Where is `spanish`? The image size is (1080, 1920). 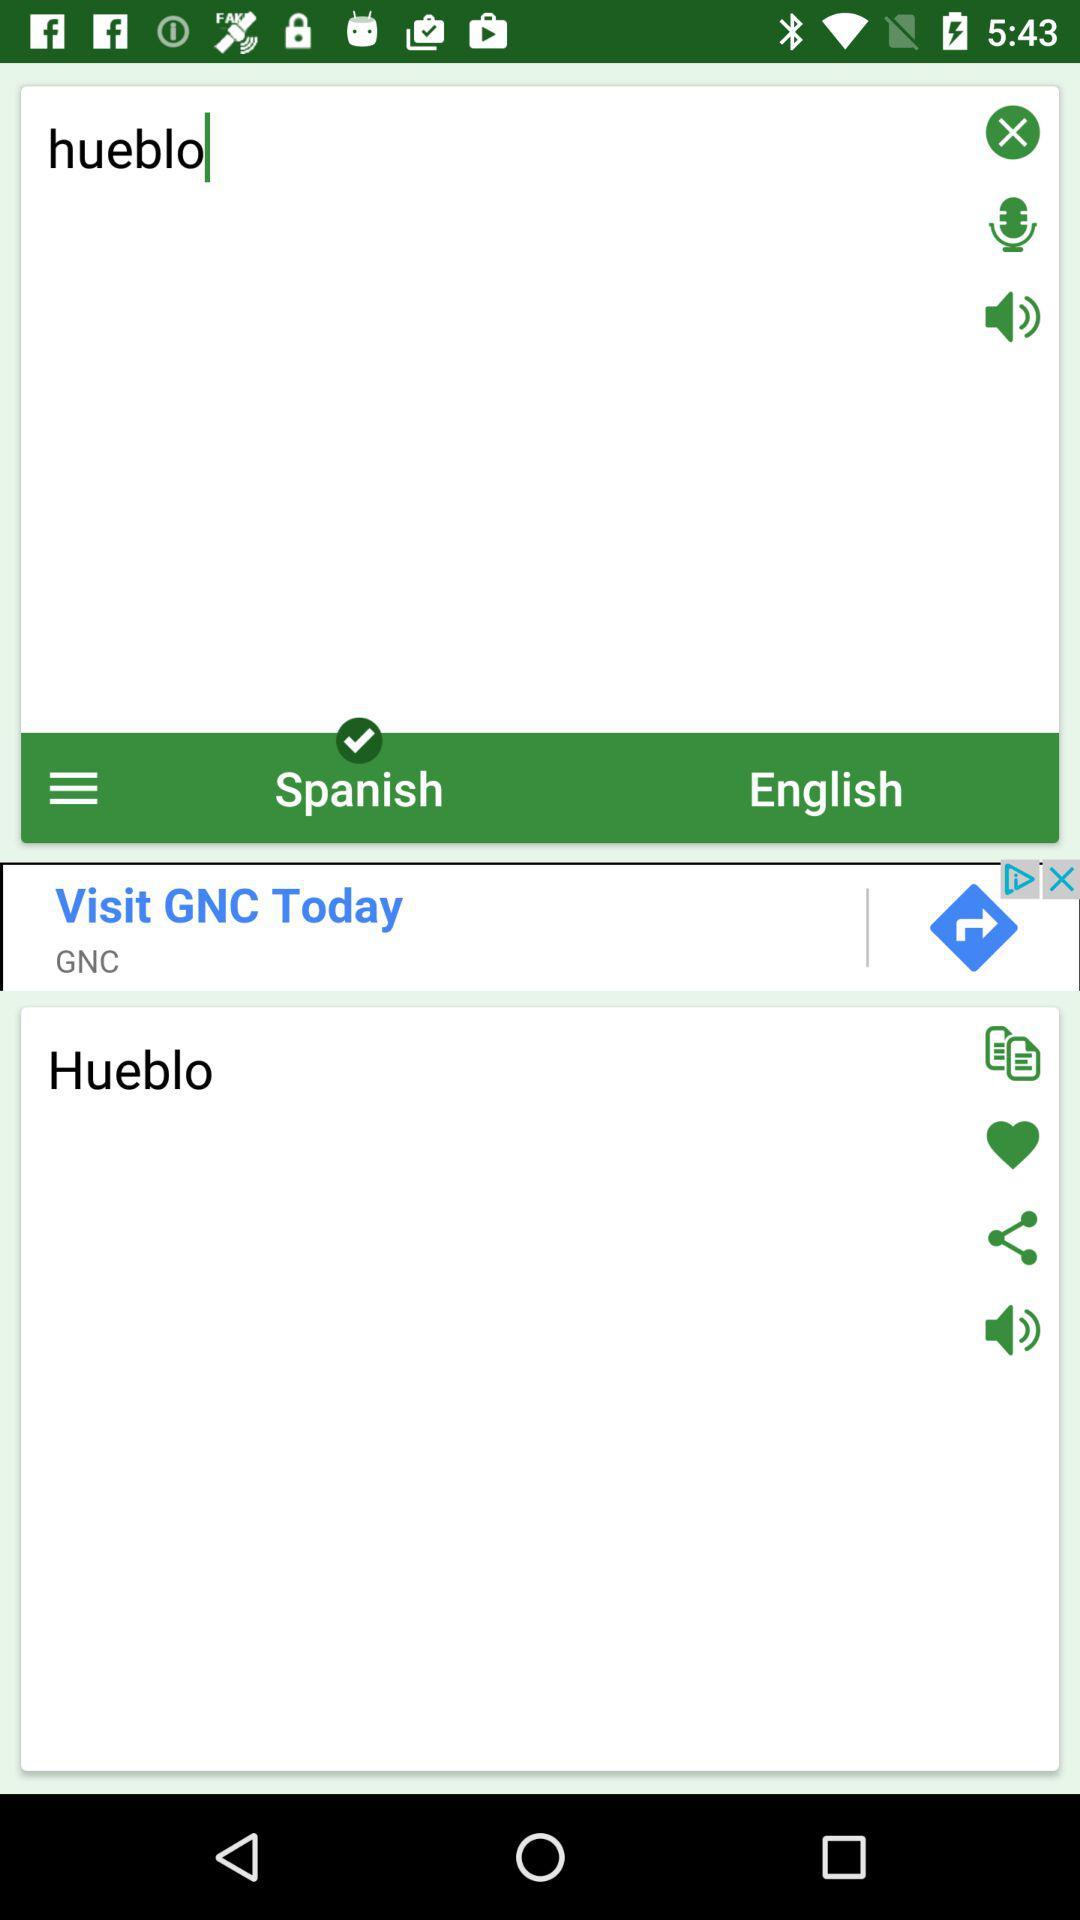
spanish is located at coordinates (358, 786).